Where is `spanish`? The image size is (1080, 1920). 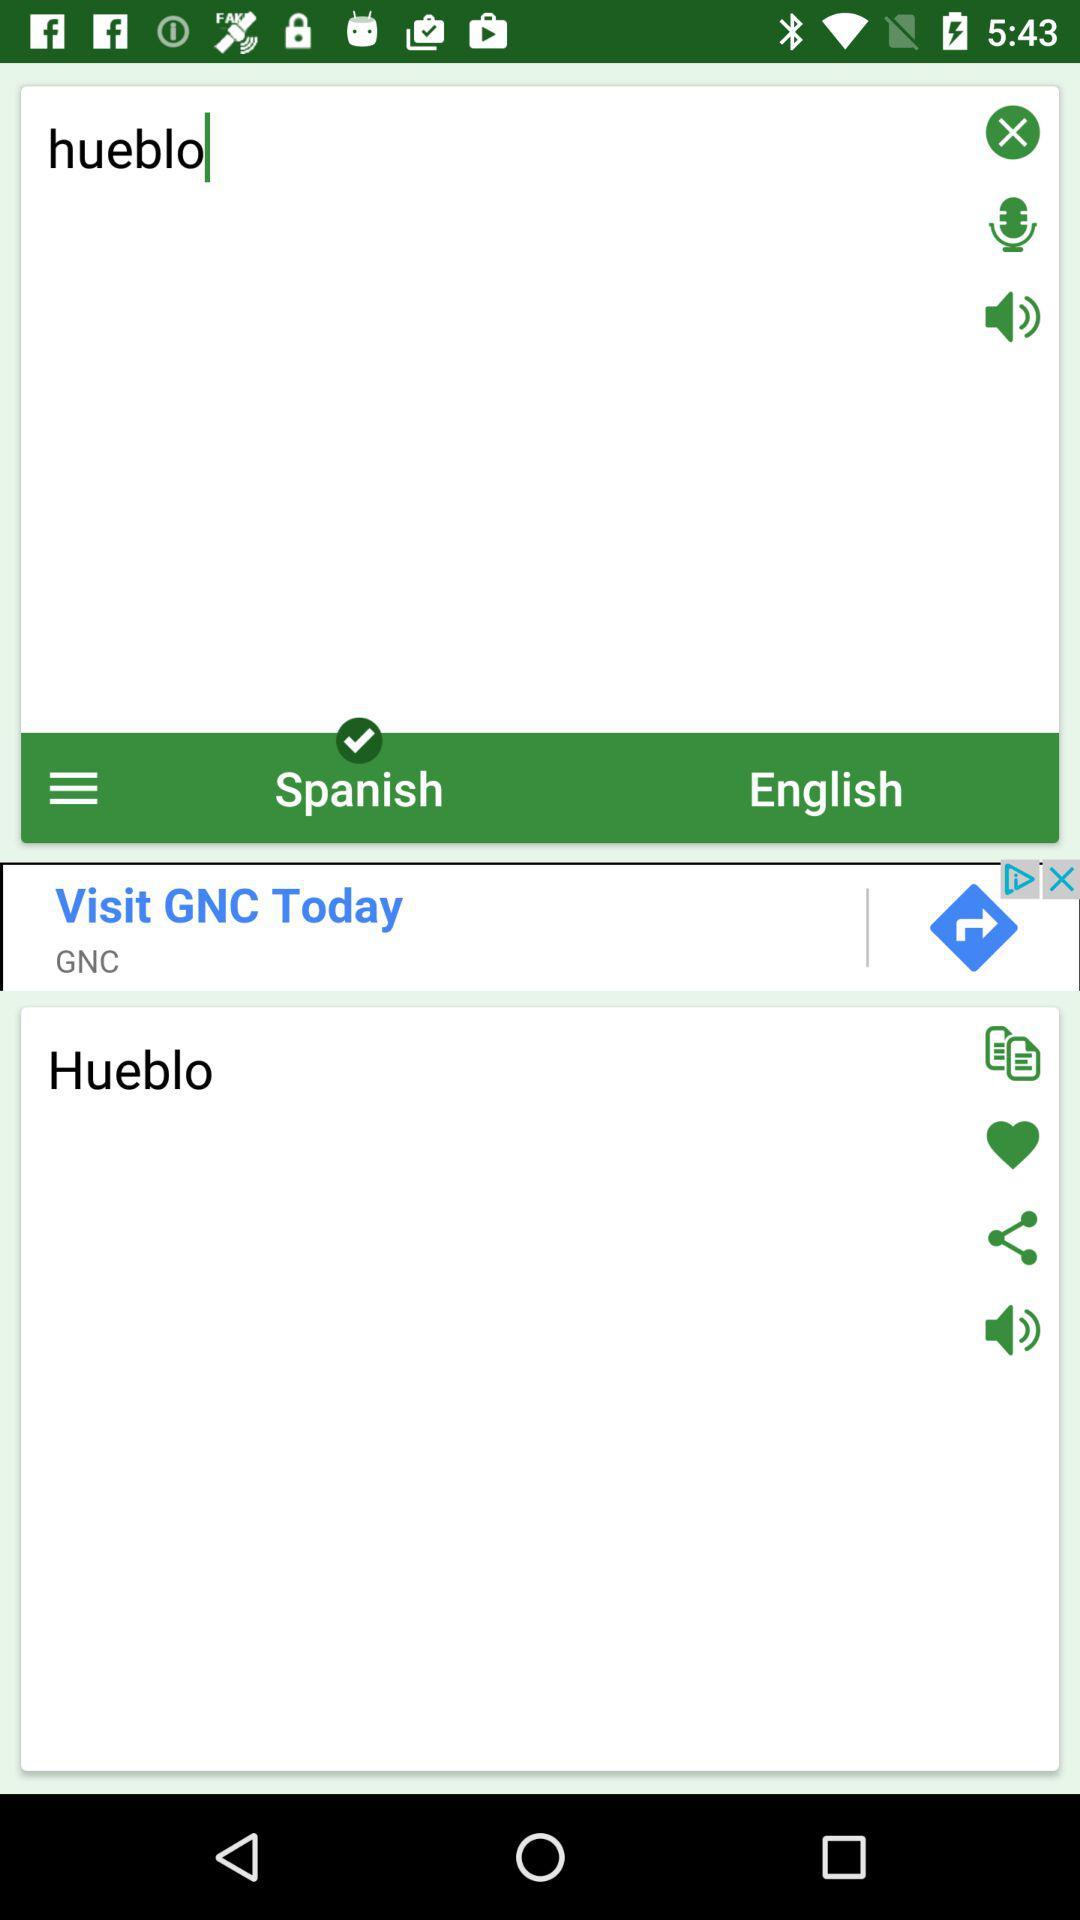
spanish is located at coordinates (358, 786).